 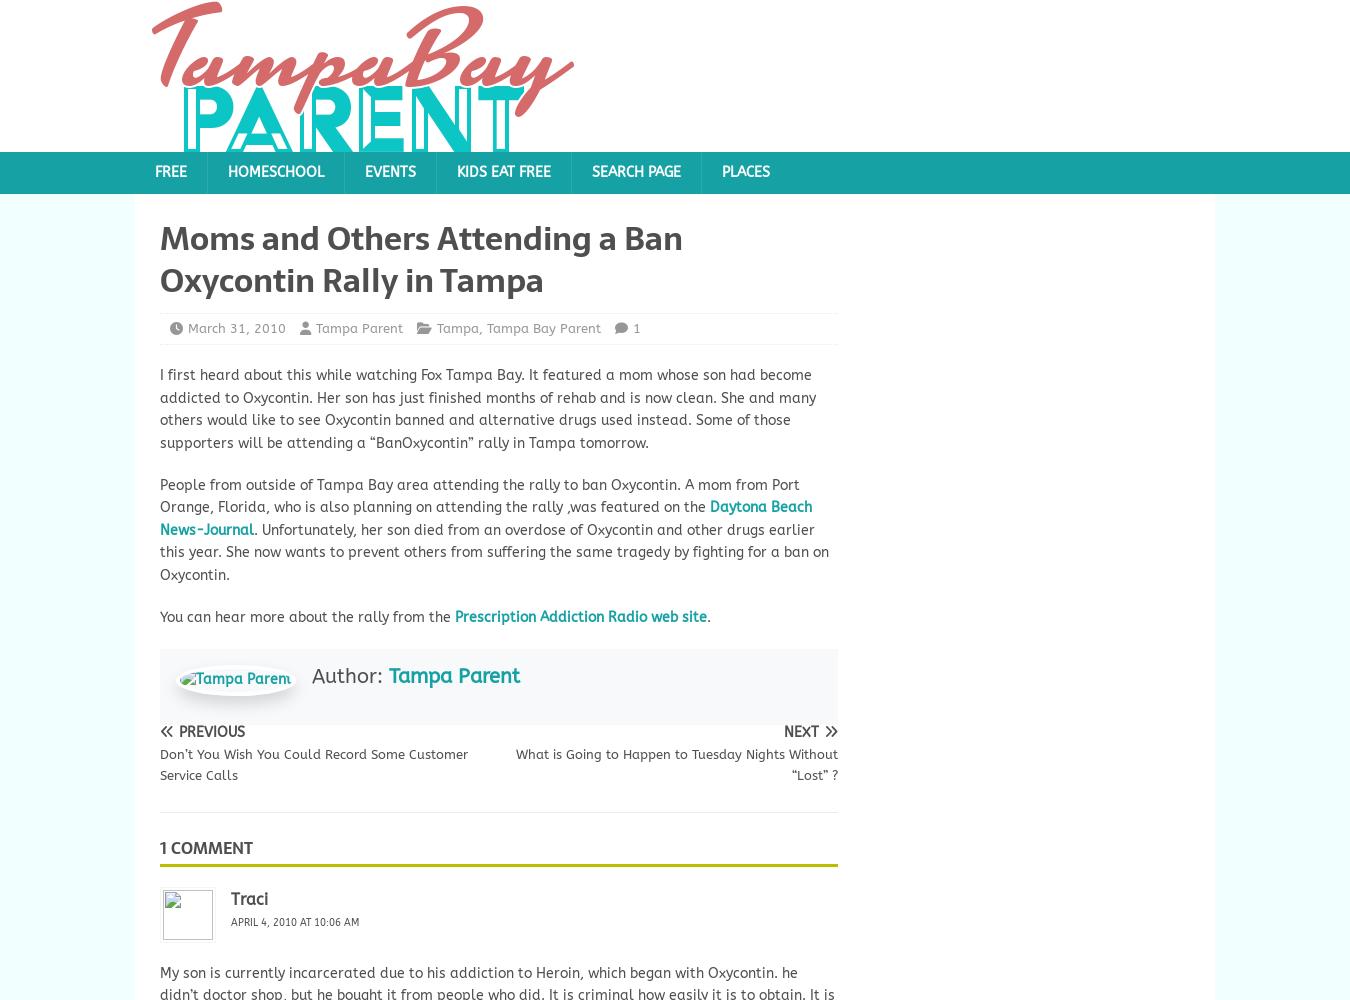 What do you see at coordinates (236, 326) in the screenshot?
I see `'March 31, 2010'` at bounding box center [236, 326].